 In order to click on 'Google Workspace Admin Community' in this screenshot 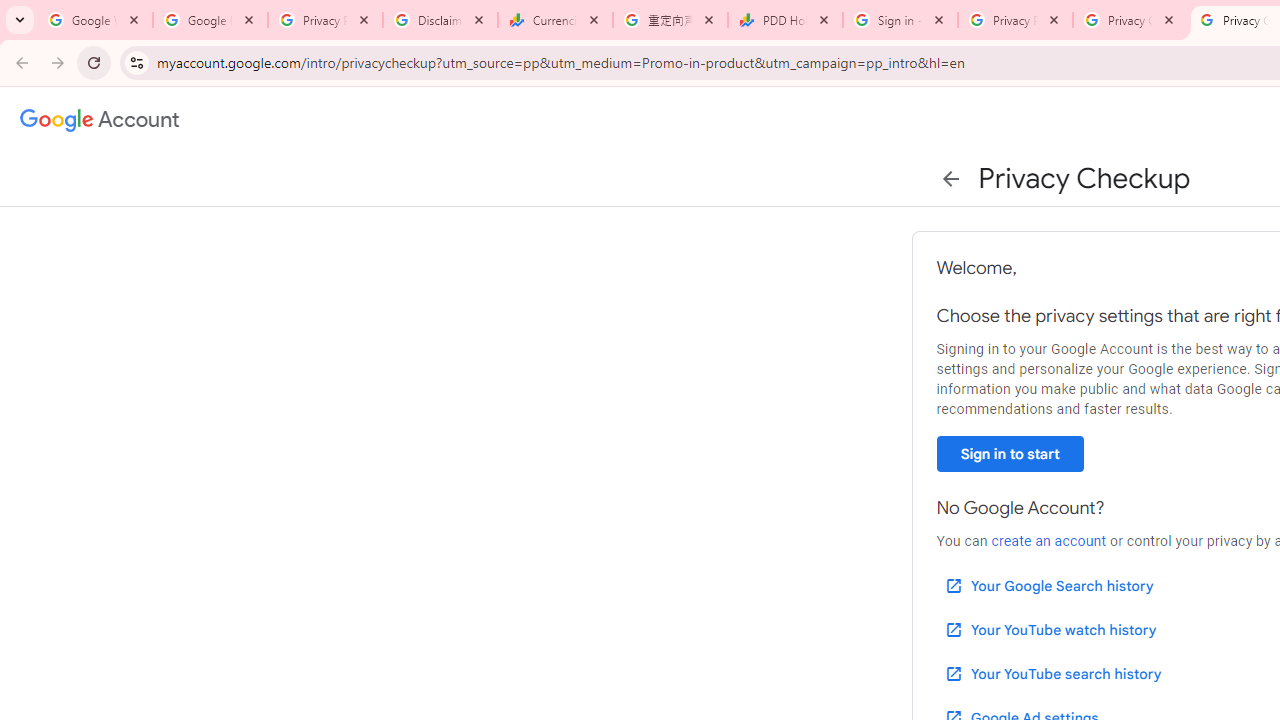, I will do `click(94, 20)`.